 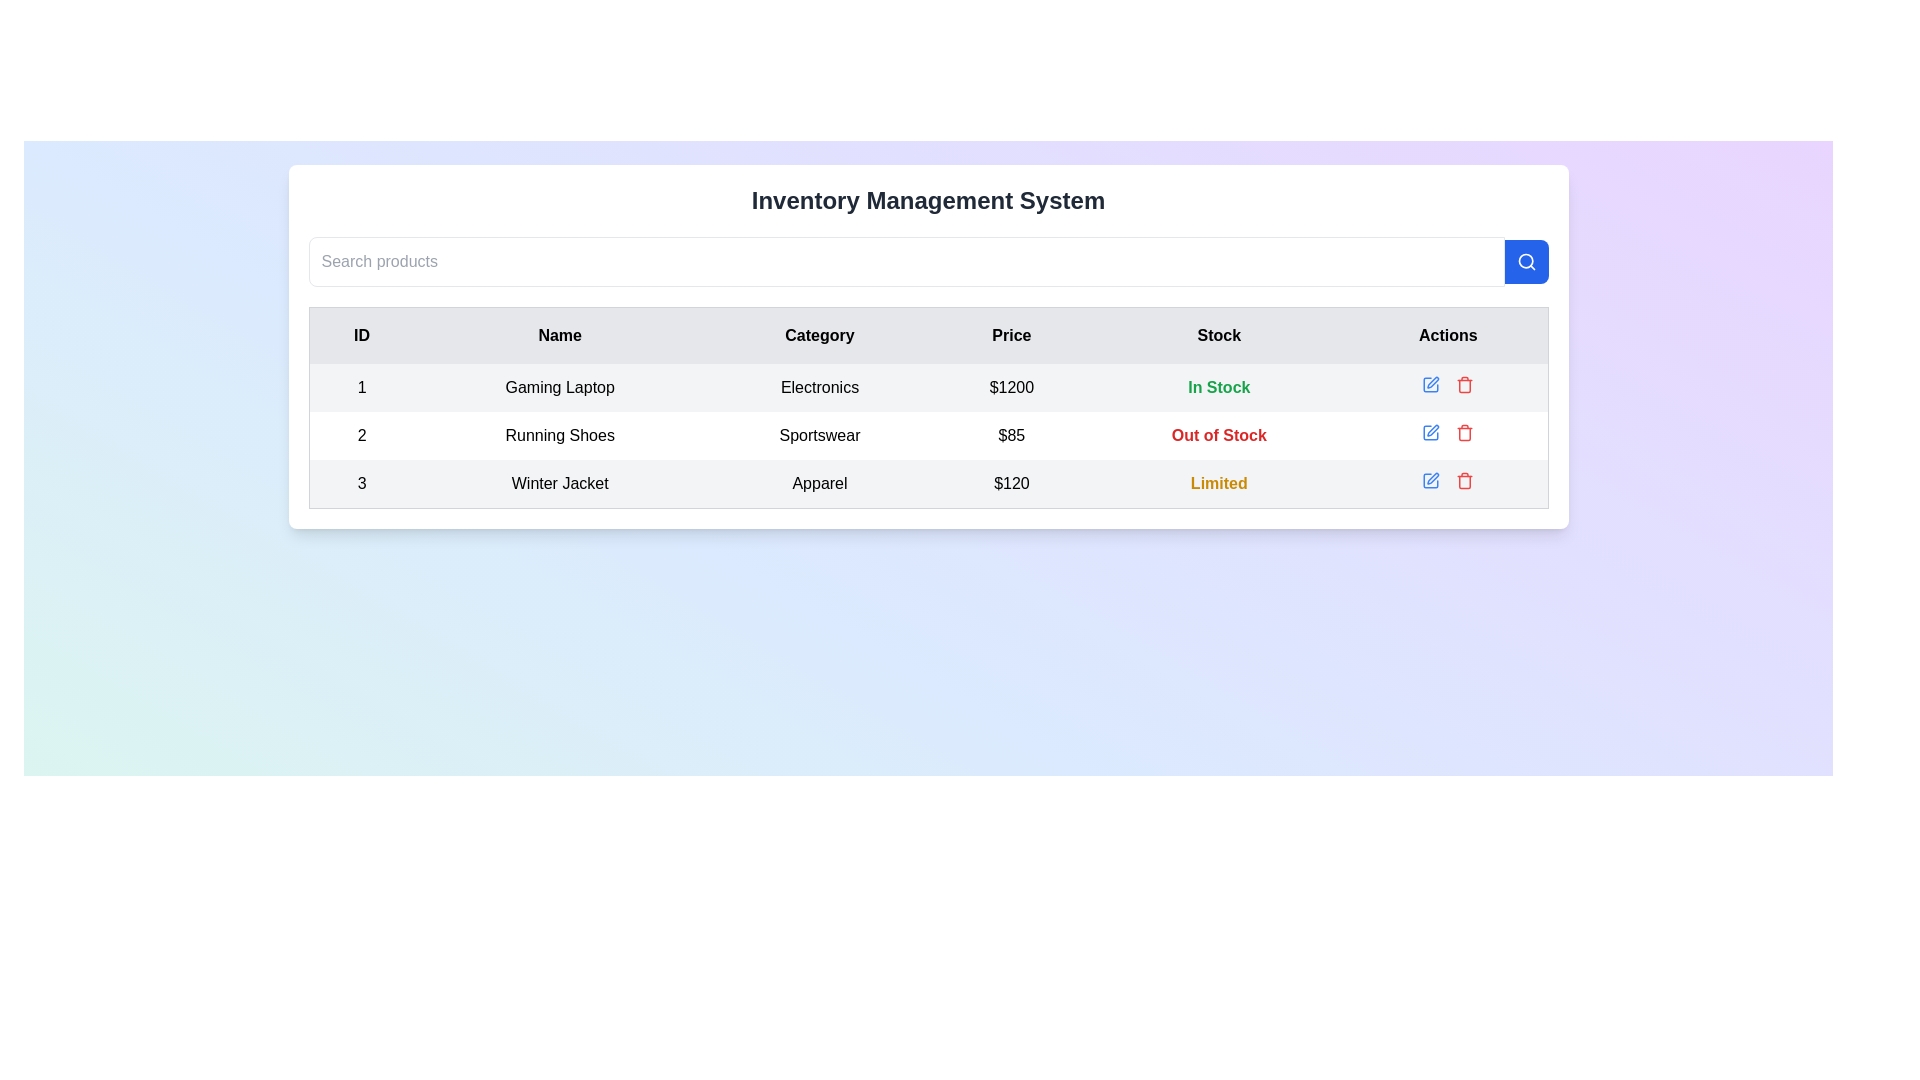 I want to click on the 'Edit' action icon located in the 'Actions' column of the 'Running Shoes' row, so click(x=1430, y=431).